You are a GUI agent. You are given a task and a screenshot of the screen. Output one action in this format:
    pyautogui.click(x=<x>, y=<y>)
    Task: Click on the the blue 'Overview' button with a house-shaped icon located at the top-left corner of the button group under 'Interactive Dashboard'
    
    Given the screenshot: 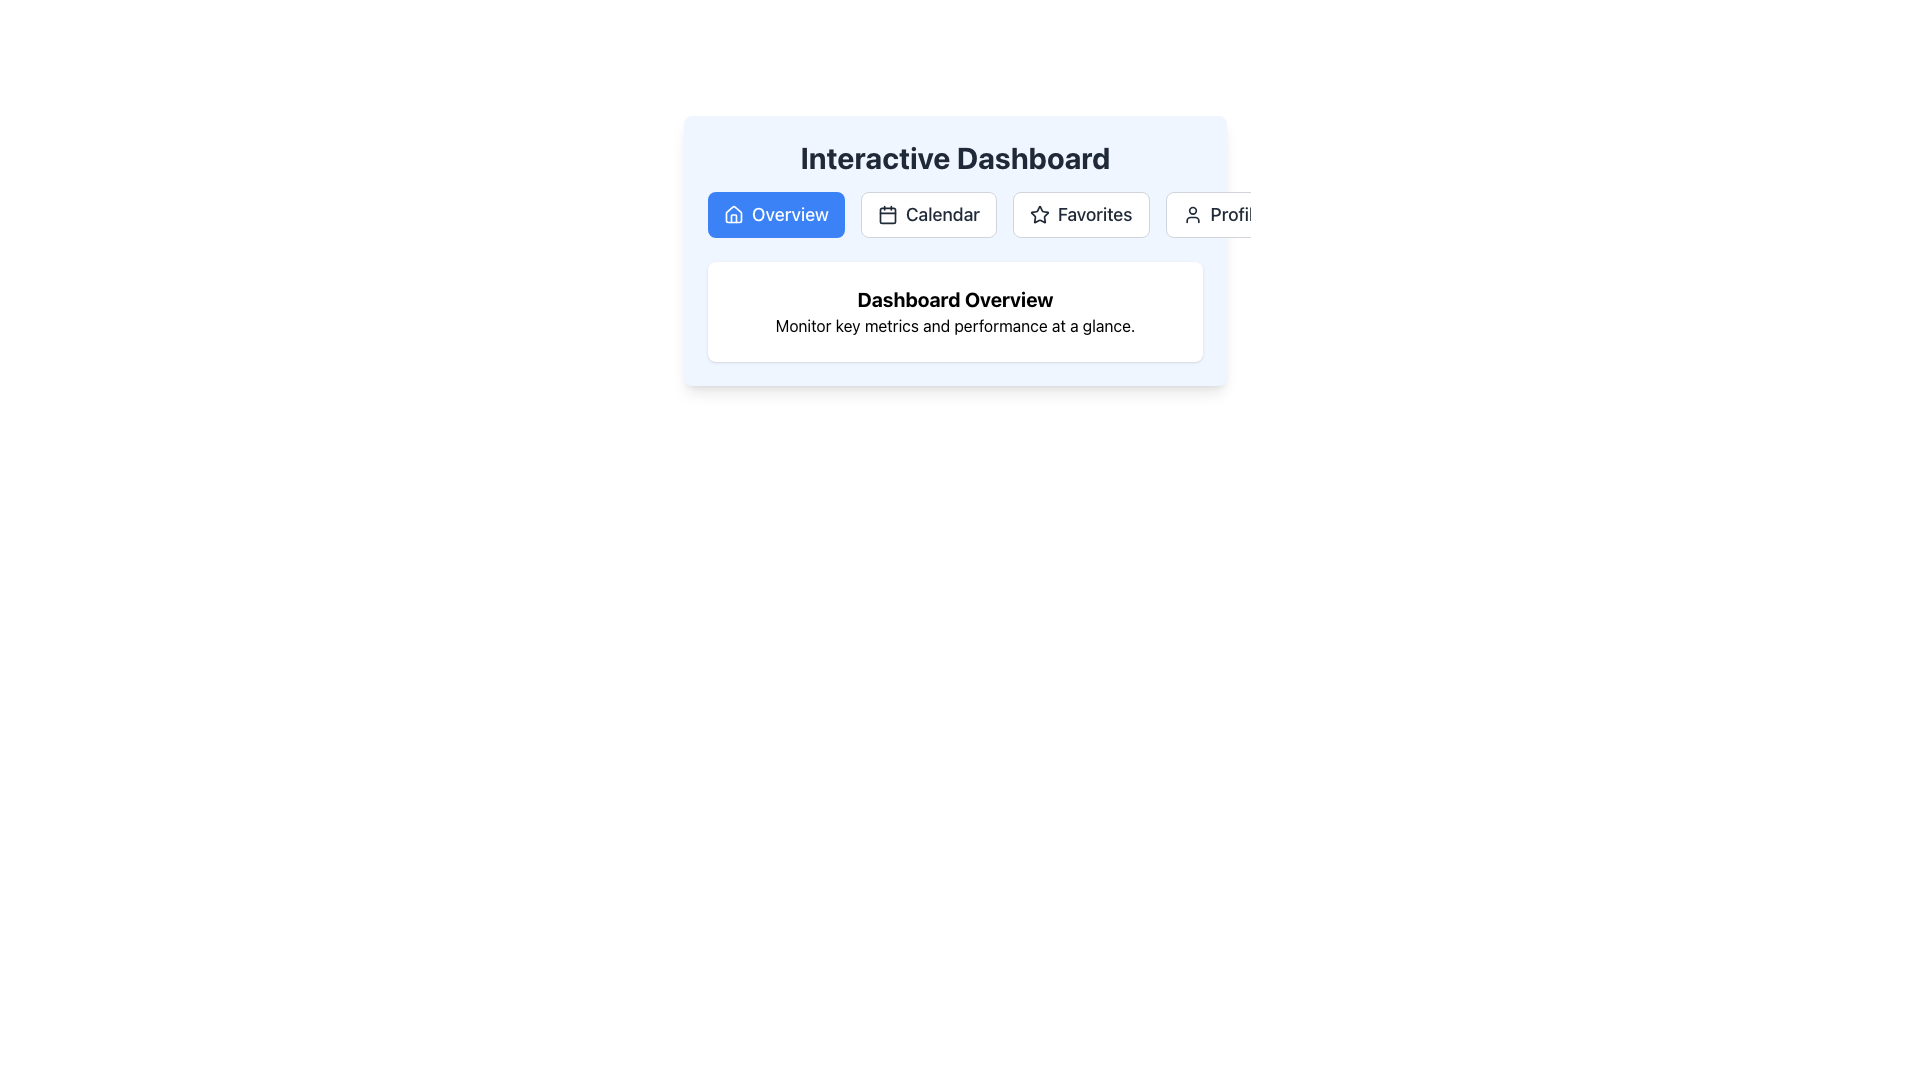 What is the action you would take?
    pyautogui.click(x=775, y=215)
    